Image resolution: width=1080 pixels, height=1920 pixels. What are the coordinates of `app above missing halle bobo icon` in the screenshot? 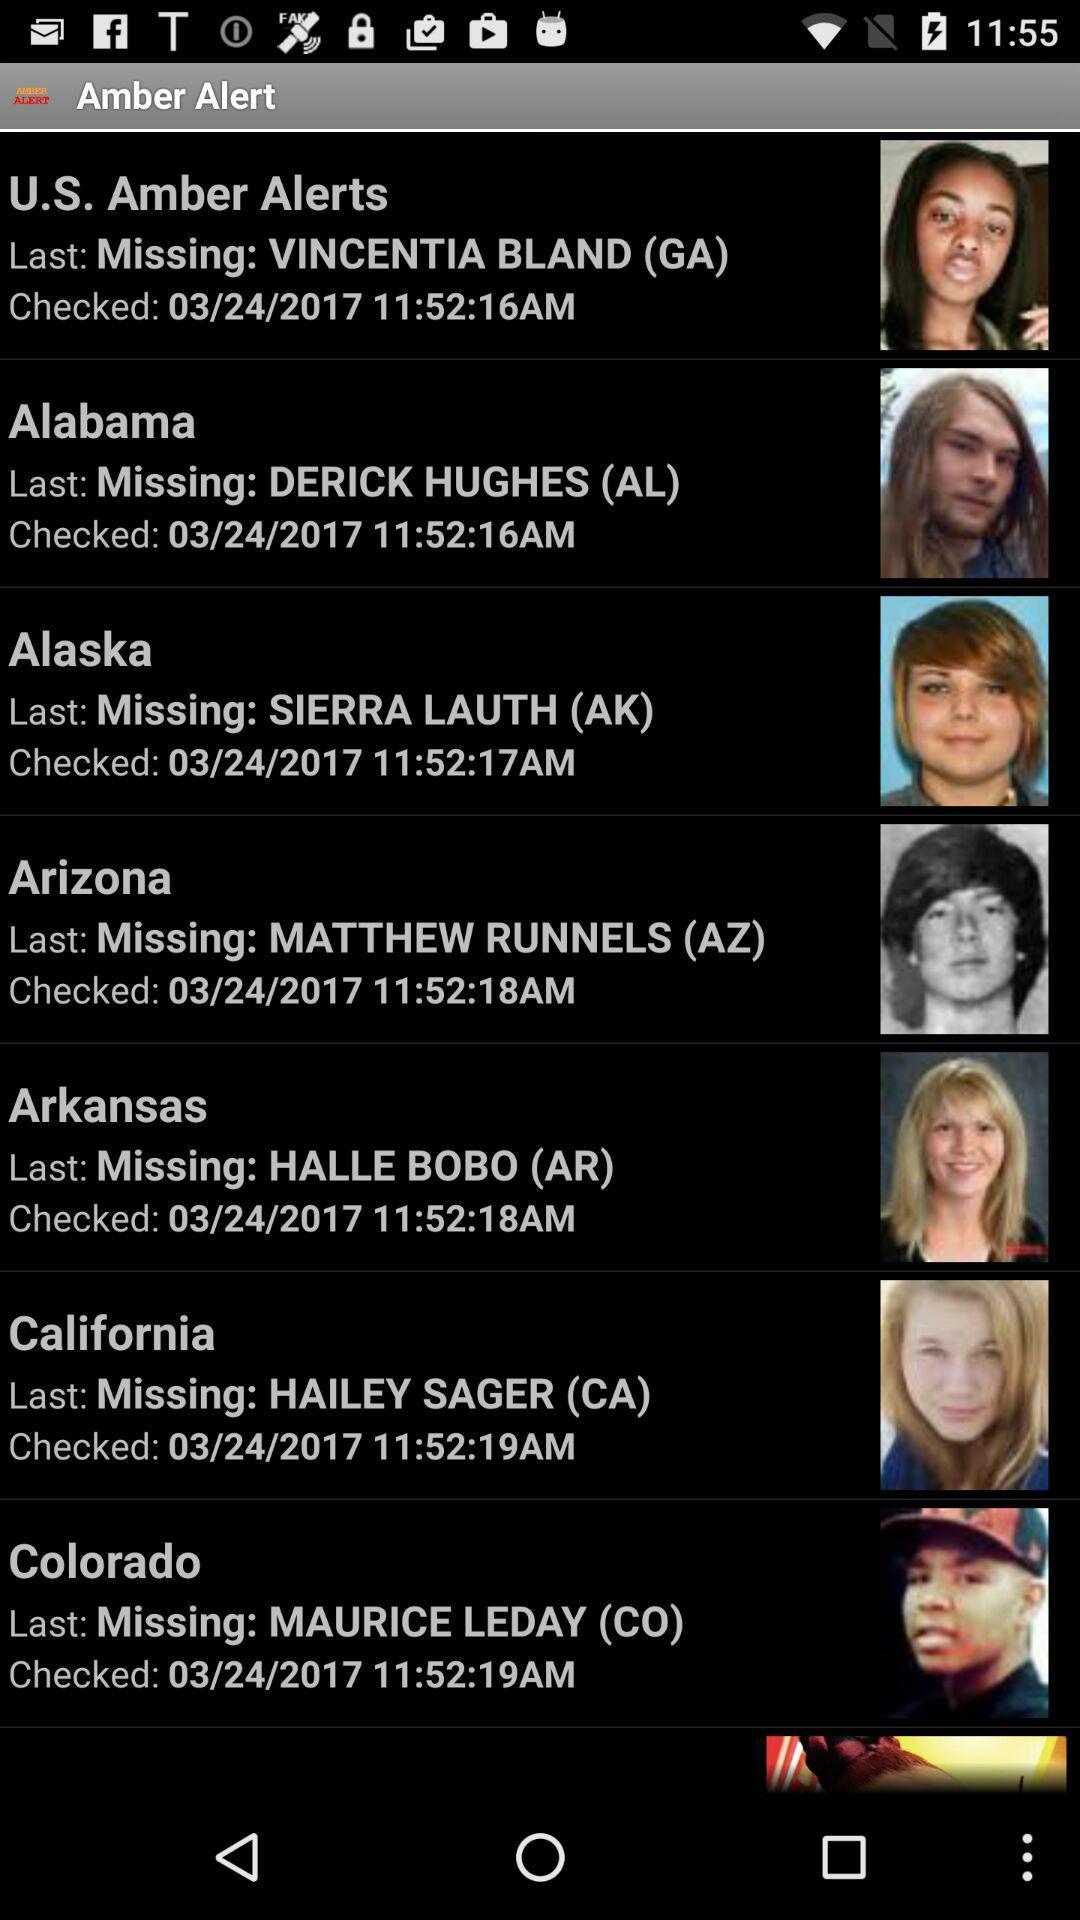 It's located at (434, 1102).